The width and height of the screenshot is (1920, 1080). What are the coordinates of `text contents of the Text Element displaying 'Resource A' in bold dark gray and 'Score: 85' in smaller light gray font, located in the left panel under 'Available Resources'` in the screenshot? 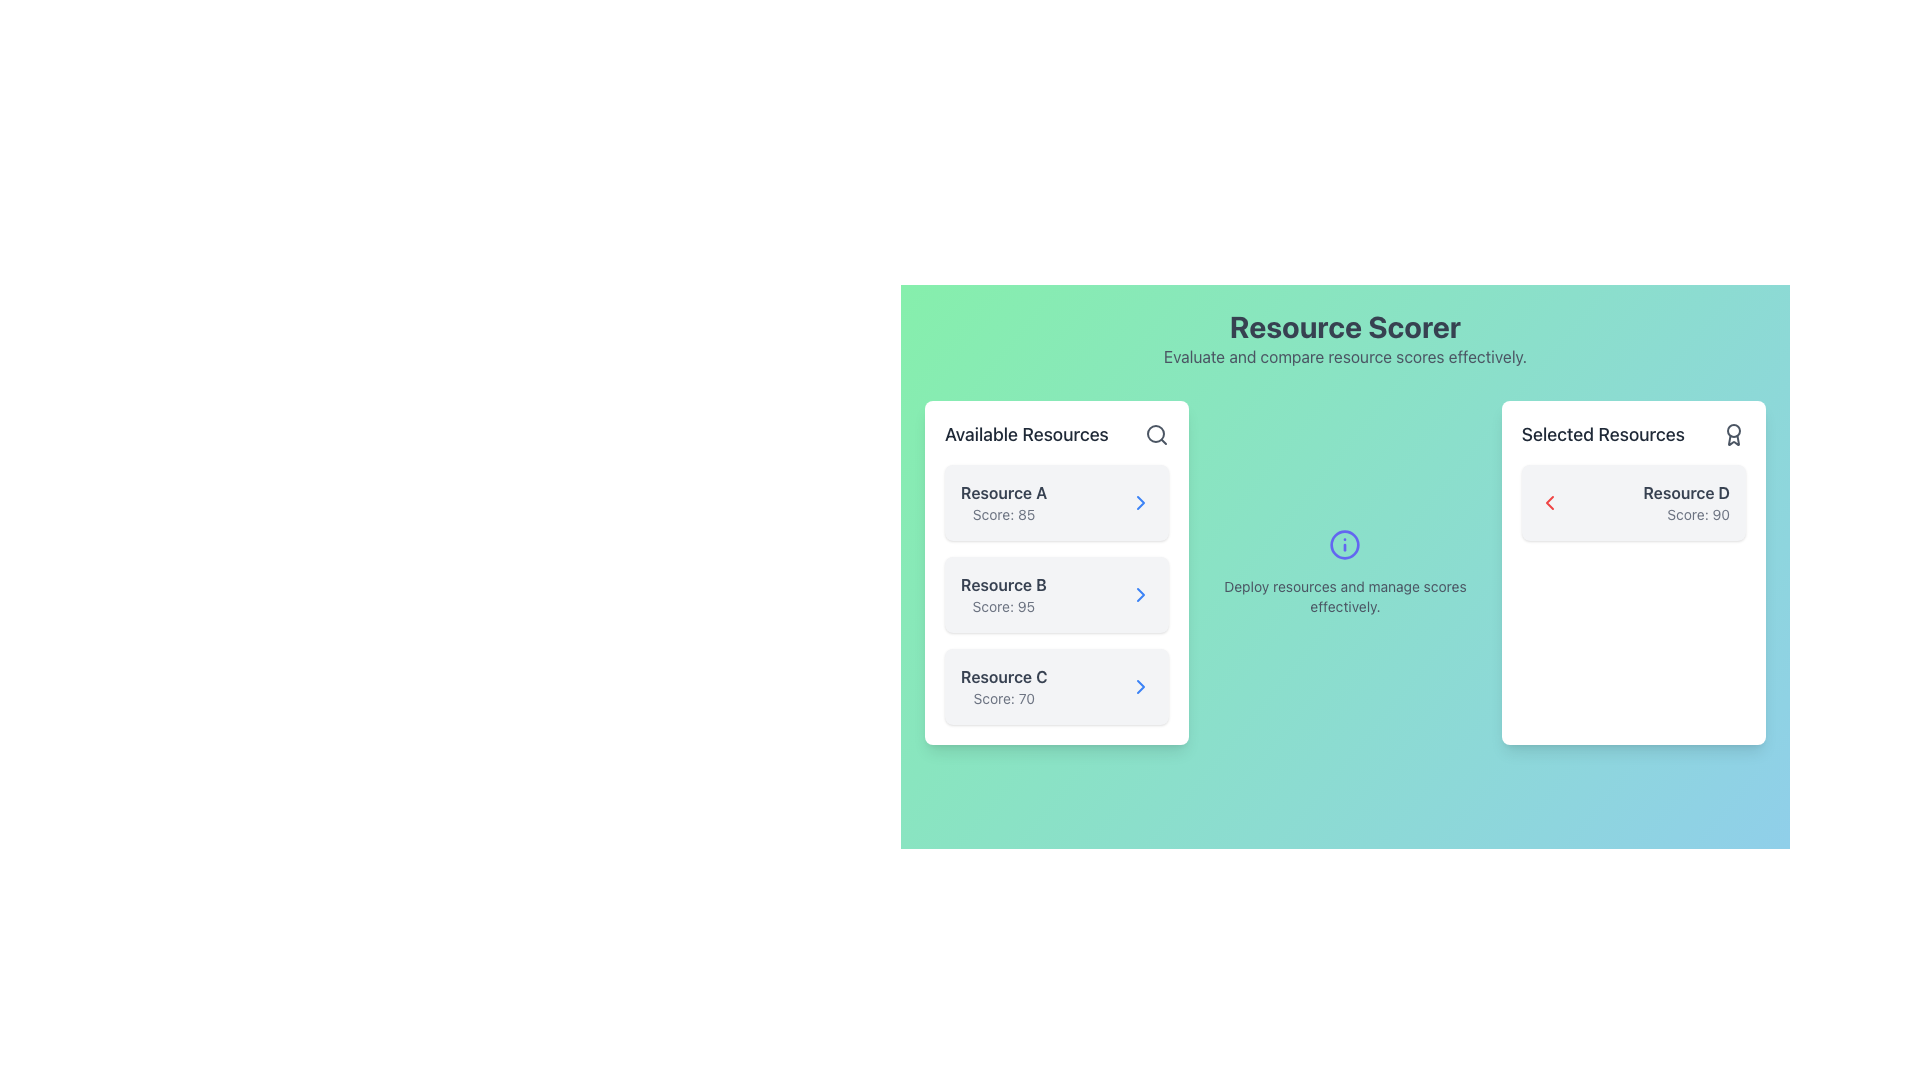 It's located at (1004, 501).